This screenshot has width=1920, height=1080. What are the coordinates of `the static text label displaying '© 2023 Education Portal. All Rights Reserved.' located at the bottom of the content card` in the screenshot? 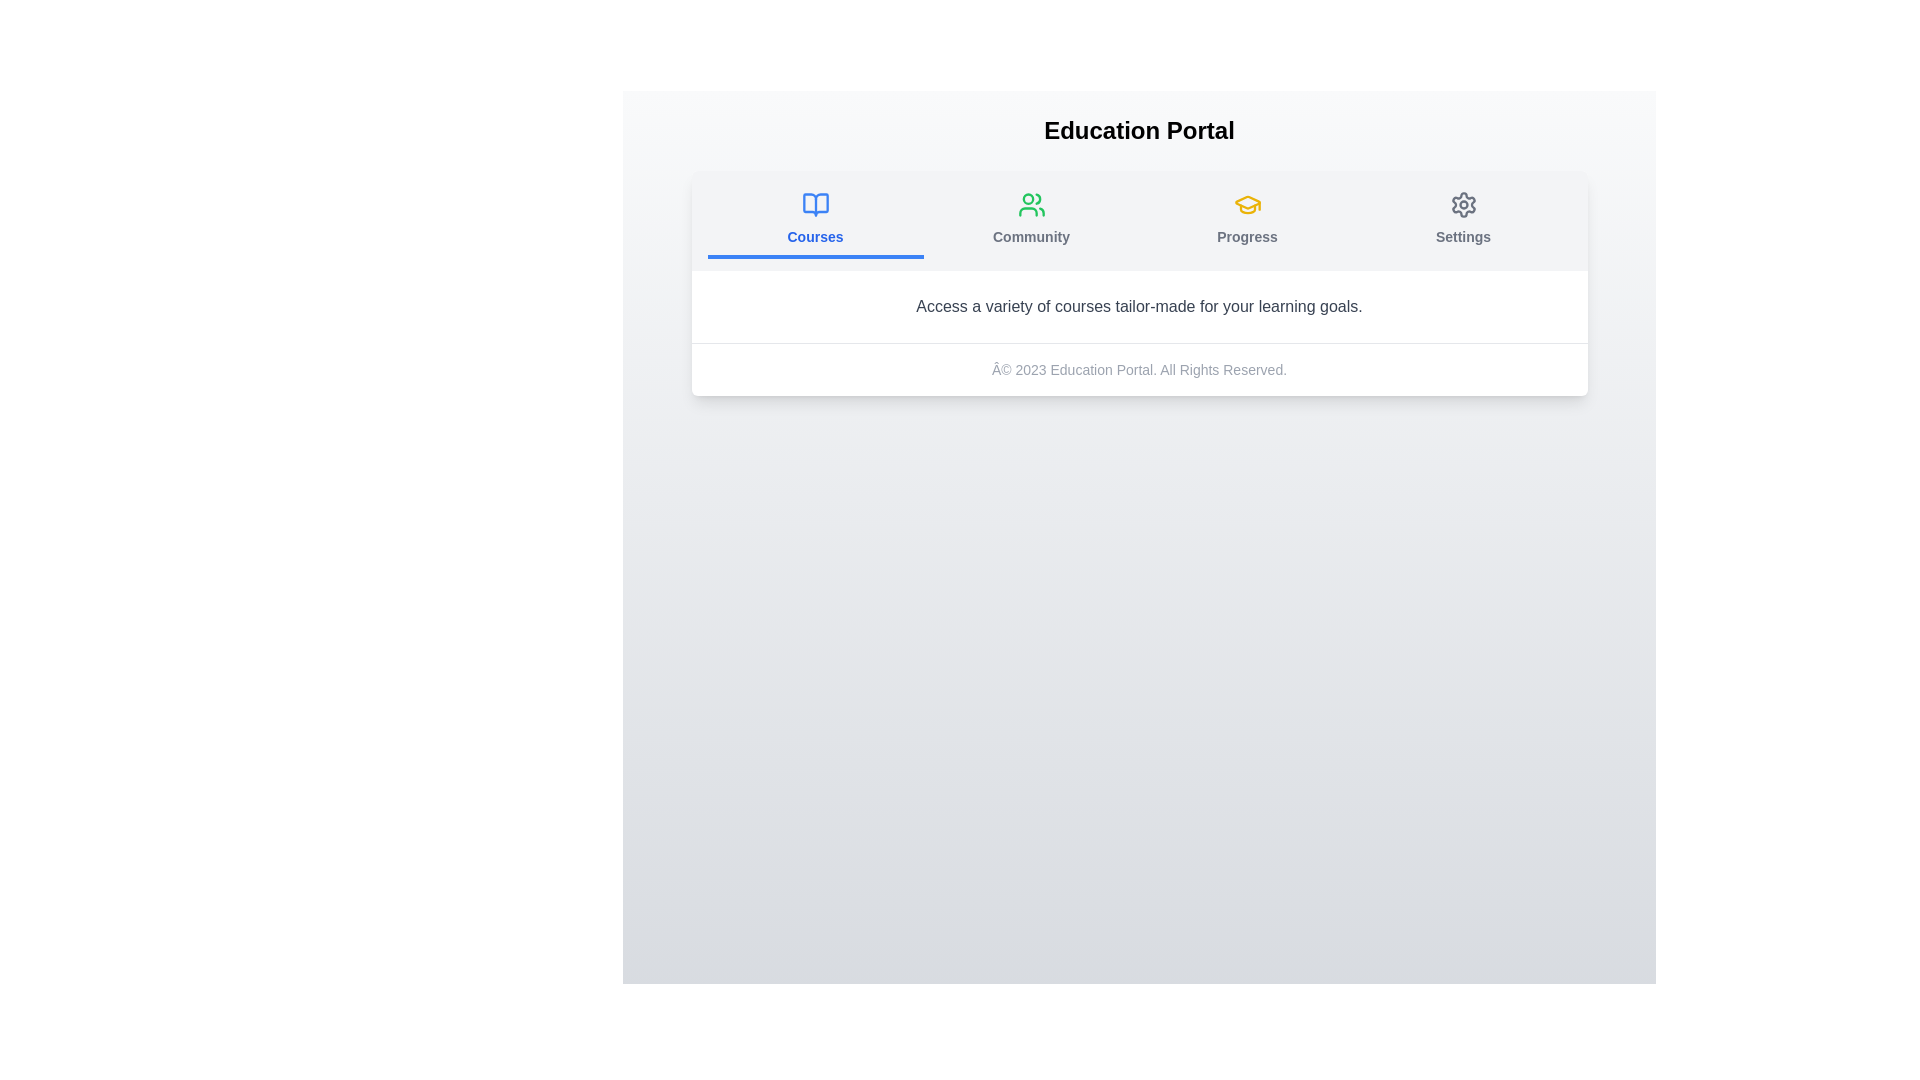 It's located at (1139, 369).